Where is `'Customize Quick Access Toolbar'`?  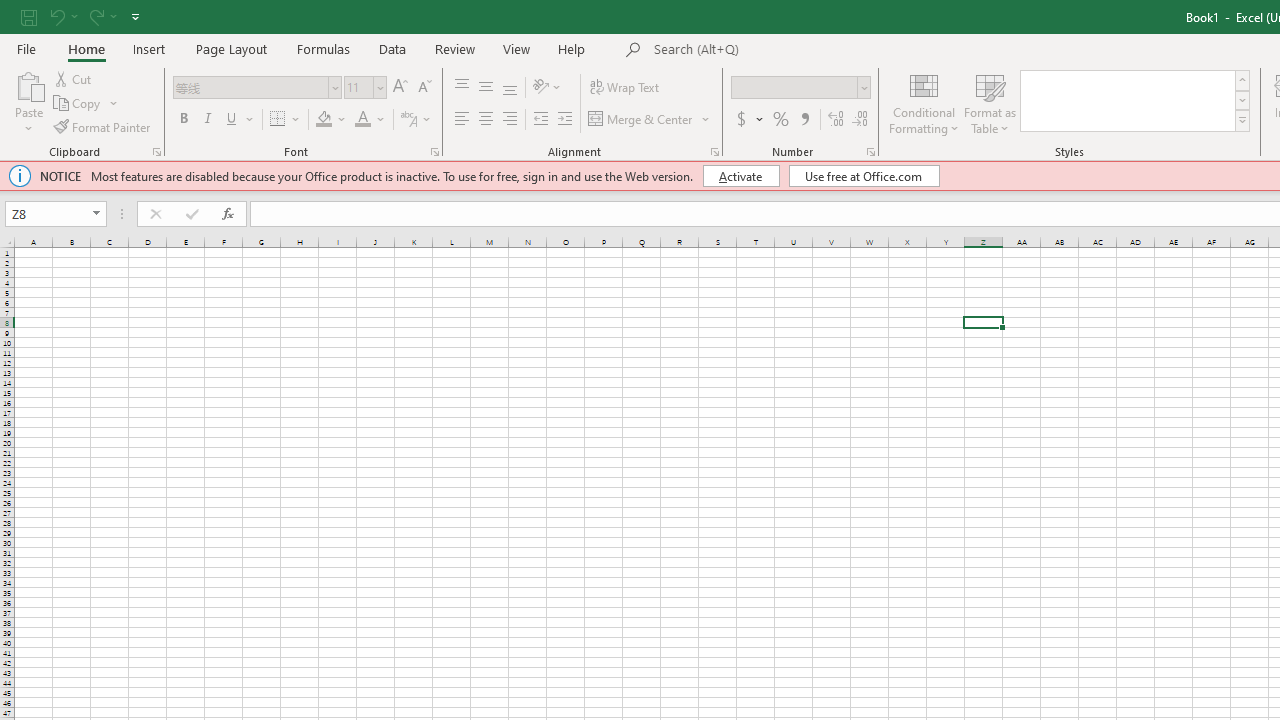 'Customize Quick Access Toolbar' is located at coordinates (134, 16).